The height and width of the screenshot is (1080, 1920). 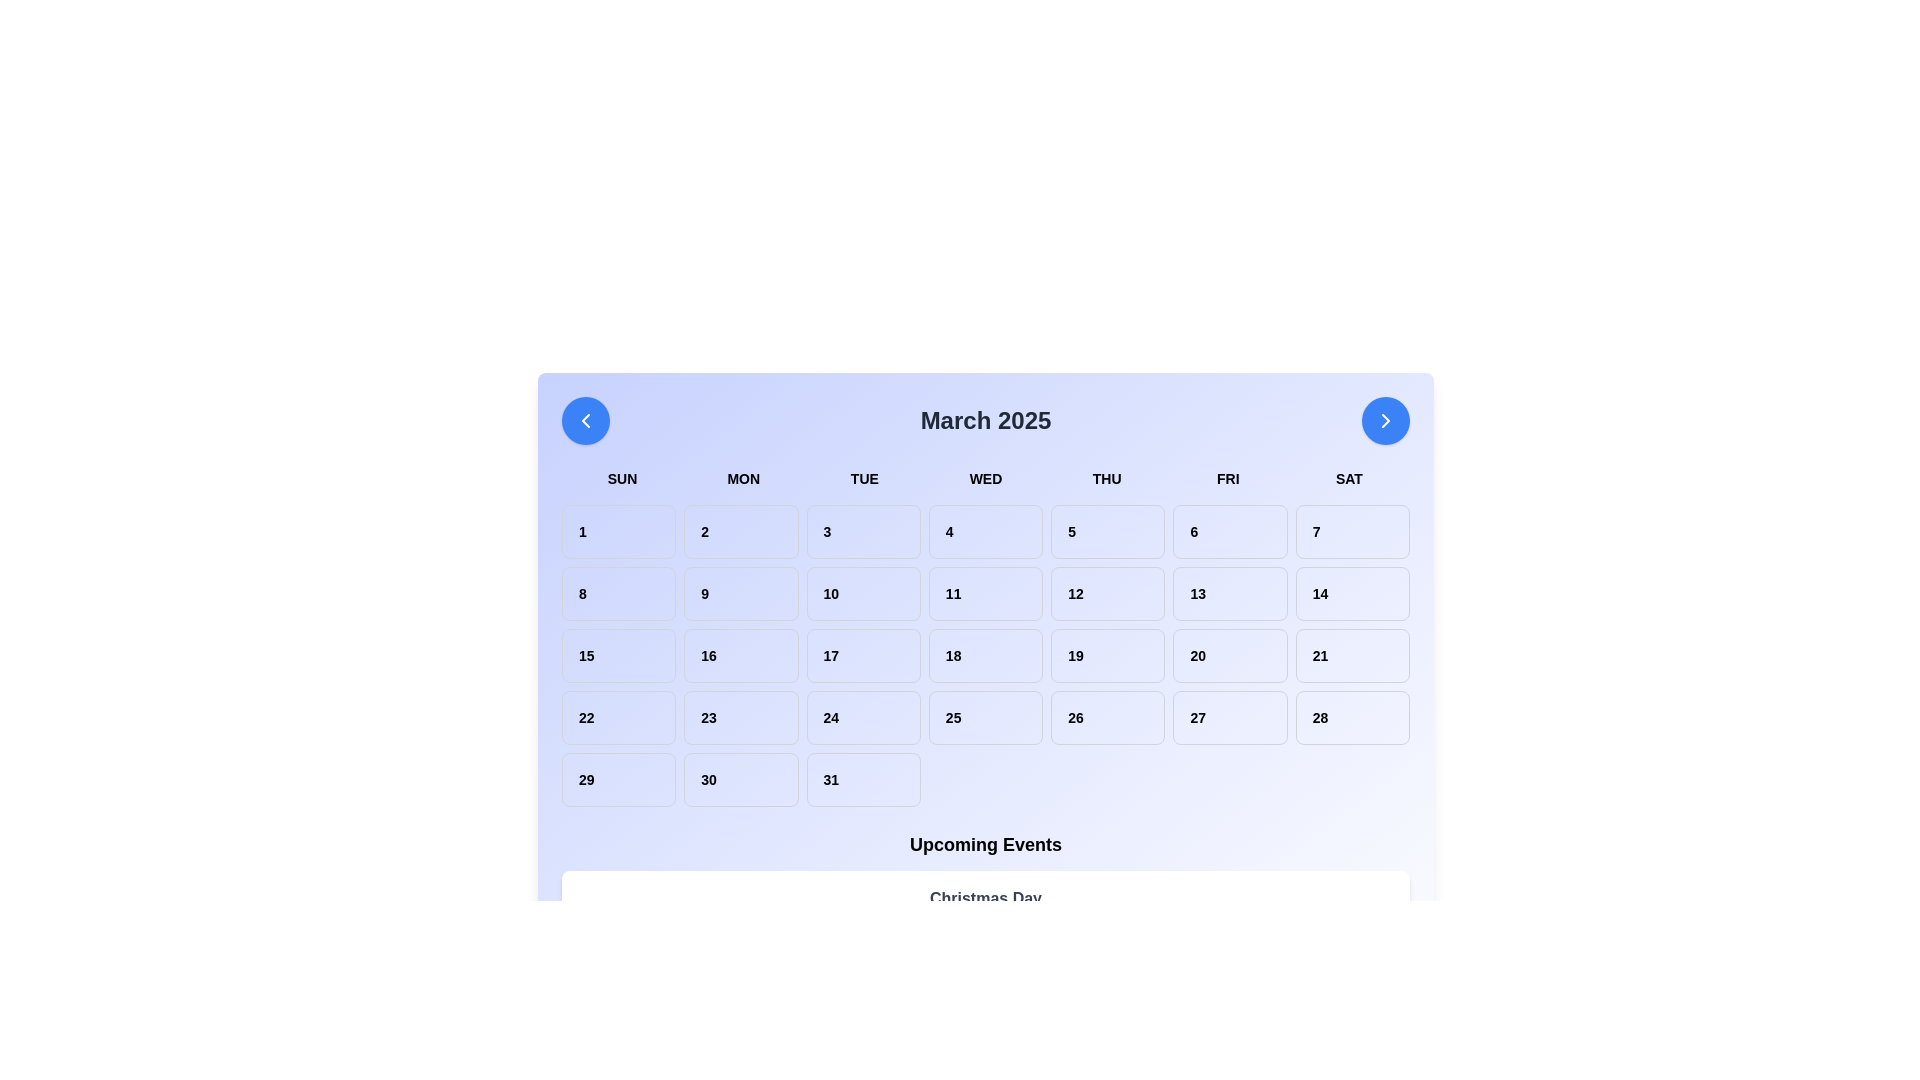 What do you see at coordinates (621, 478) in the screenshot?
I see `the header label indicating the Sunday column in the calendar, which is the leftmost position in the week header row` at bounding box center [621, 478].